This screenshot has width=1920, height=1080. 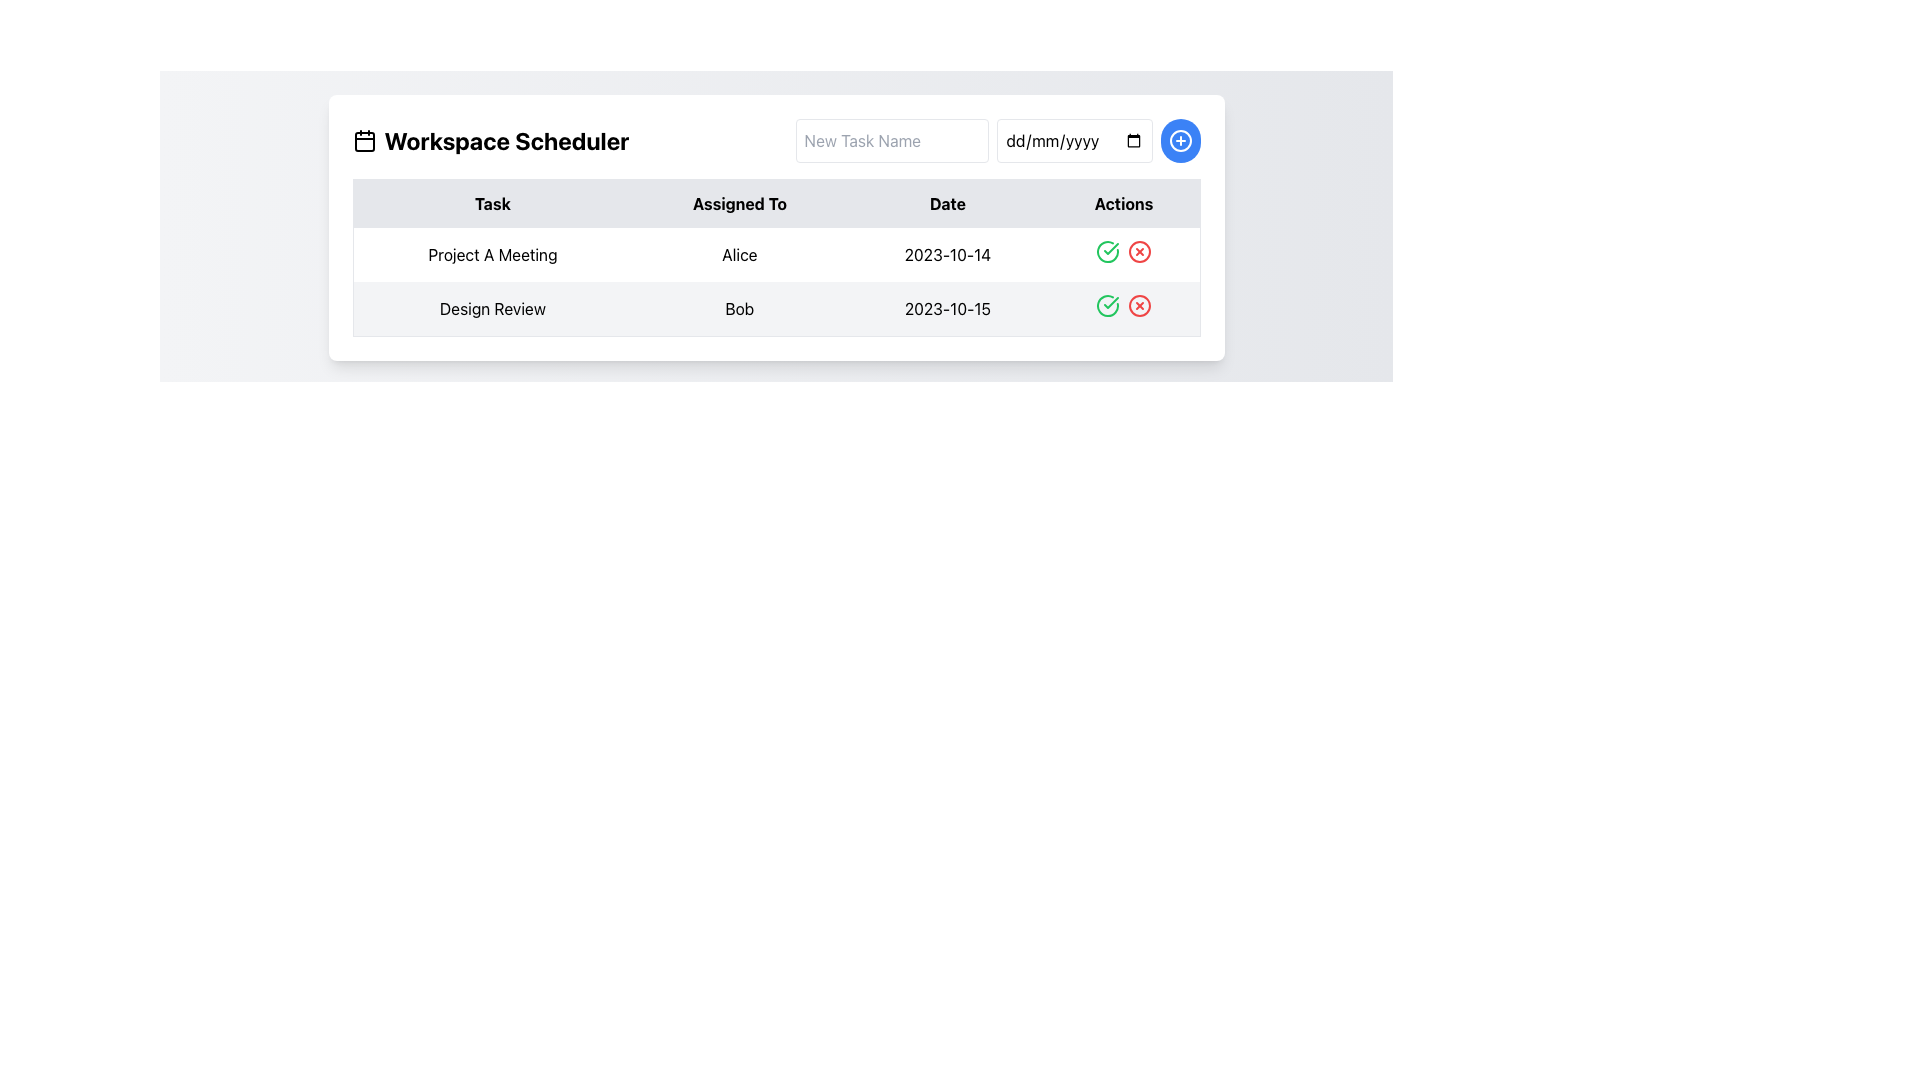 What do you see at coordinates (490, 140) in the screenshot?
I see `heading element that serves as the title for the scheduler workspace, located at the top-left section of the layout` at bounding box center [490, 140].